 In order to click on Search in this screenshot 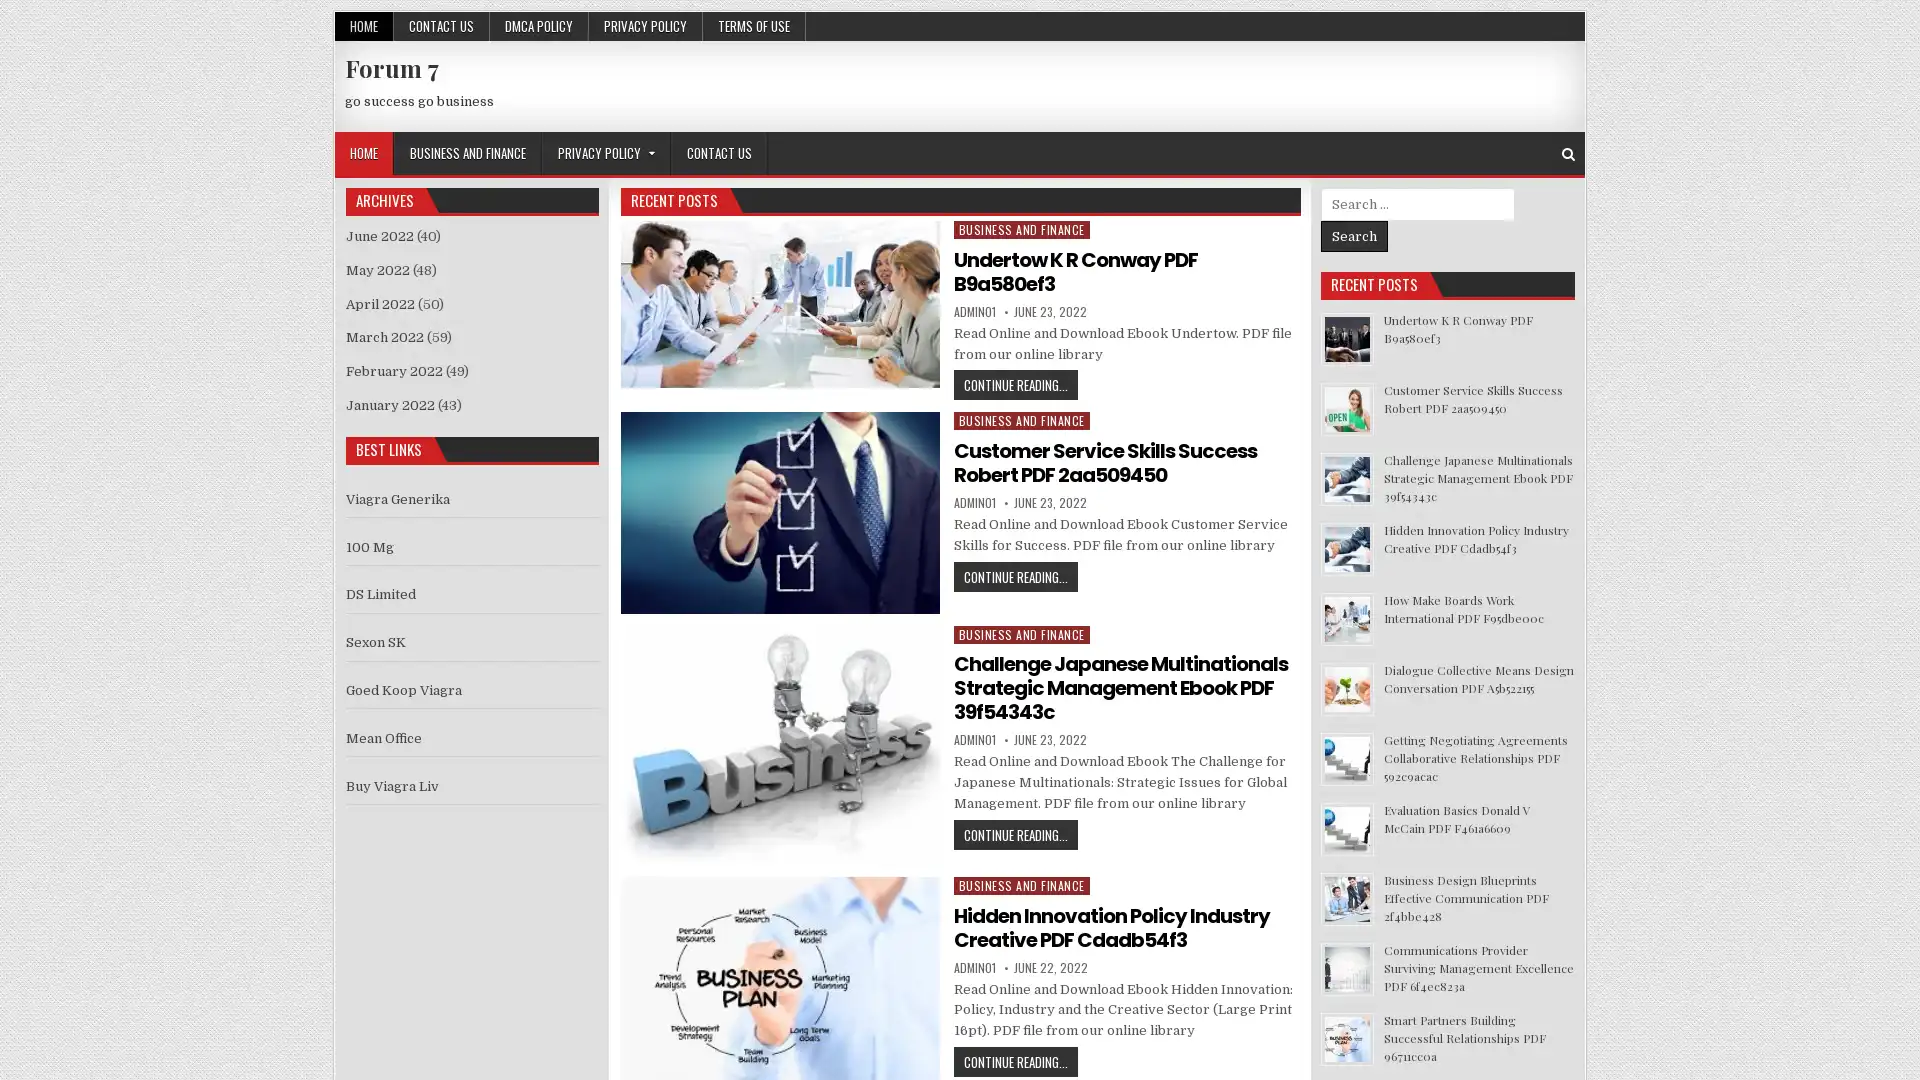, I will do `click(1354, 235)`.